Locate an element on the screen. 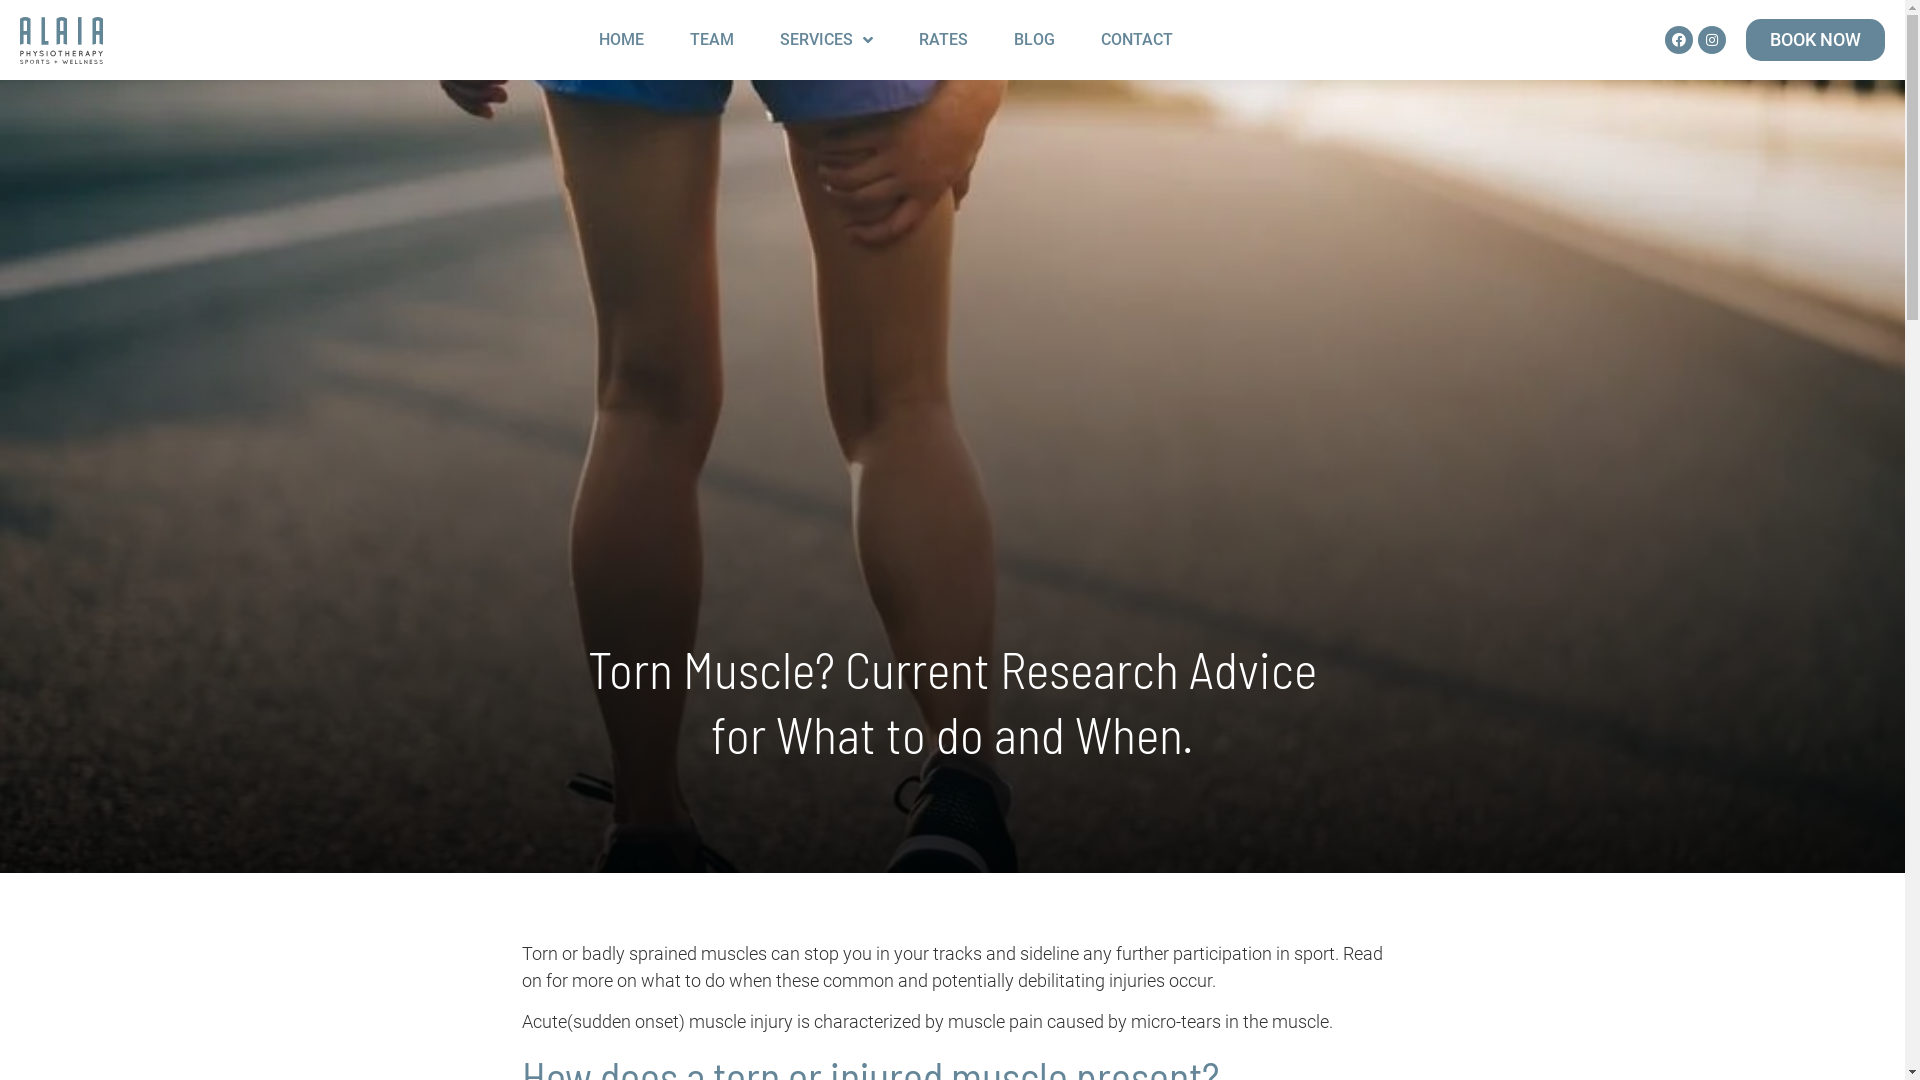 Image resolution: width=1920 pixels, height=1080 pixels. 'SERVICES' is located at coordinates (758, 39).